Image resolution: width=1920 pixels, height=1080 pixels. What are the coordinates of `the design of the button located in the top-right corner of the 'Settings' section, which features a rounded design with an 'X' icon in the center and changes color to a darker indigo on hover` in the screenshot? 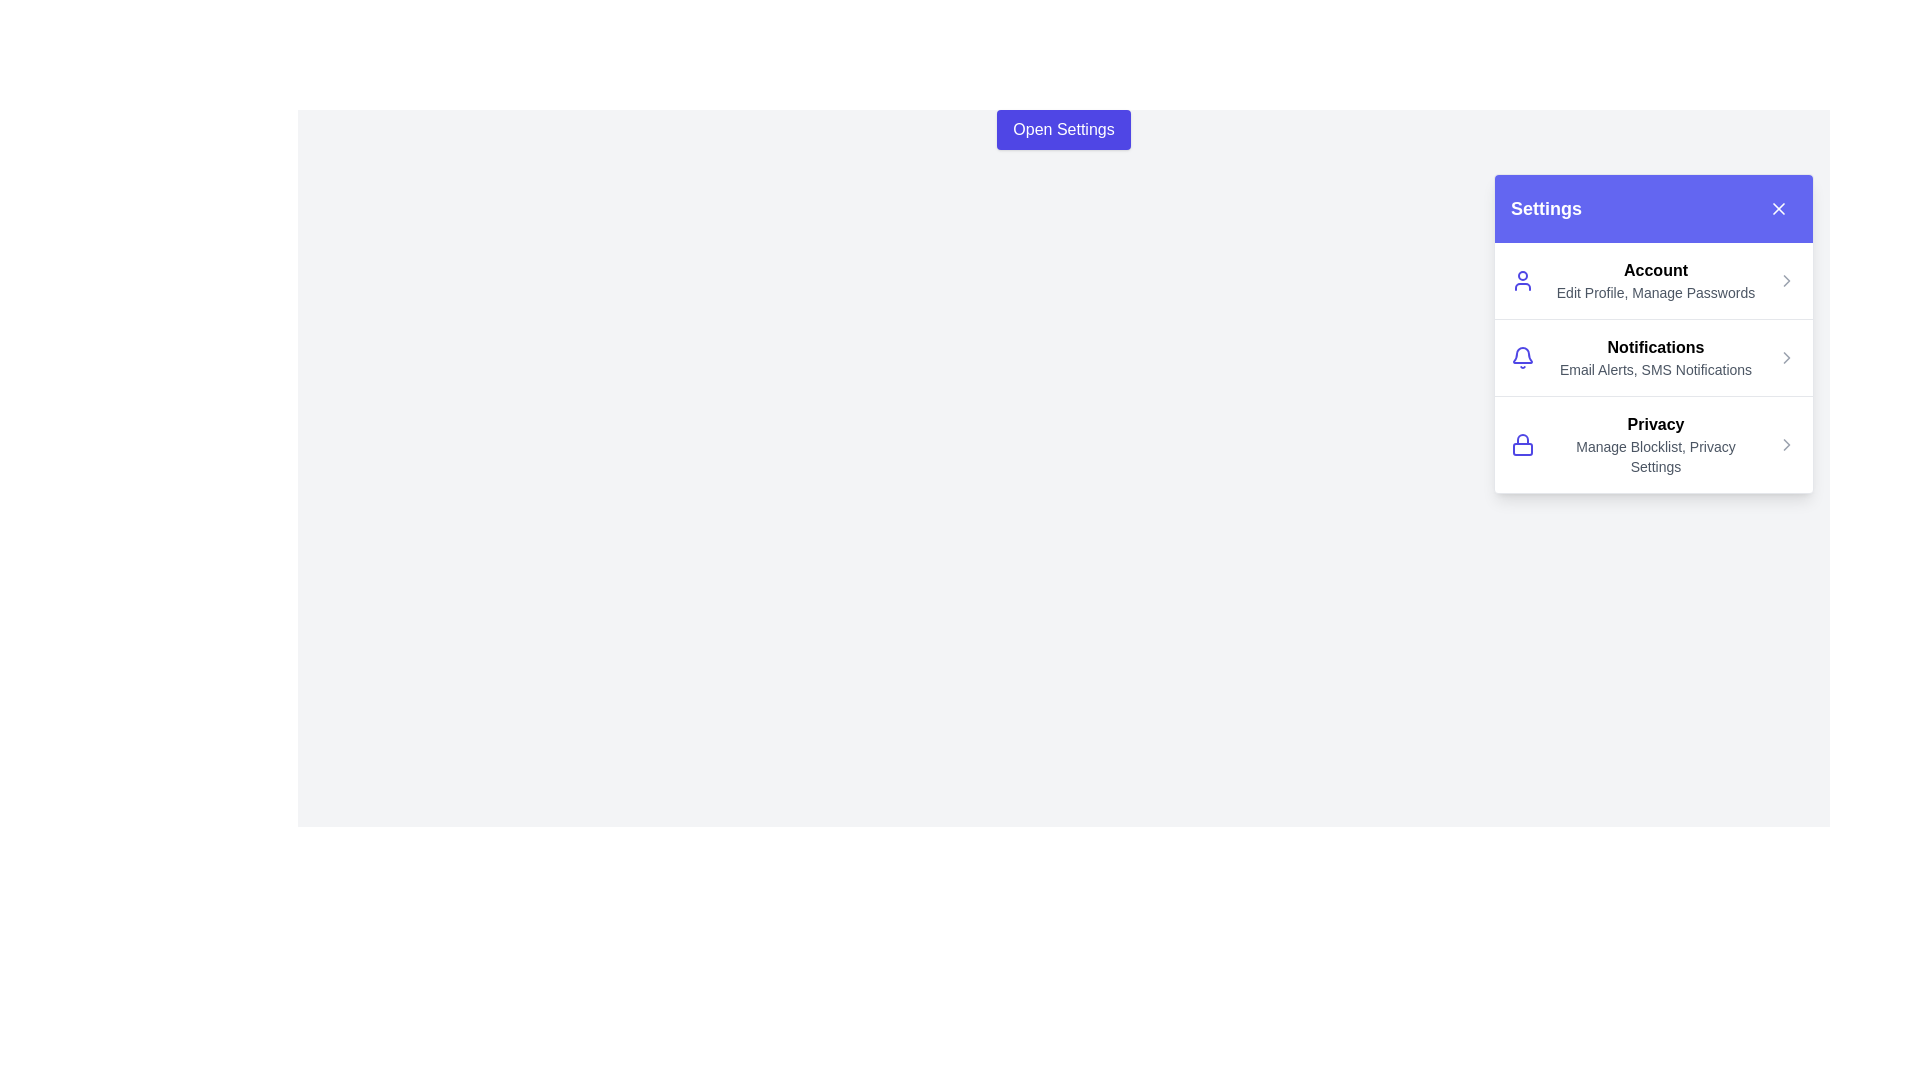 It's located at (1779, 208).